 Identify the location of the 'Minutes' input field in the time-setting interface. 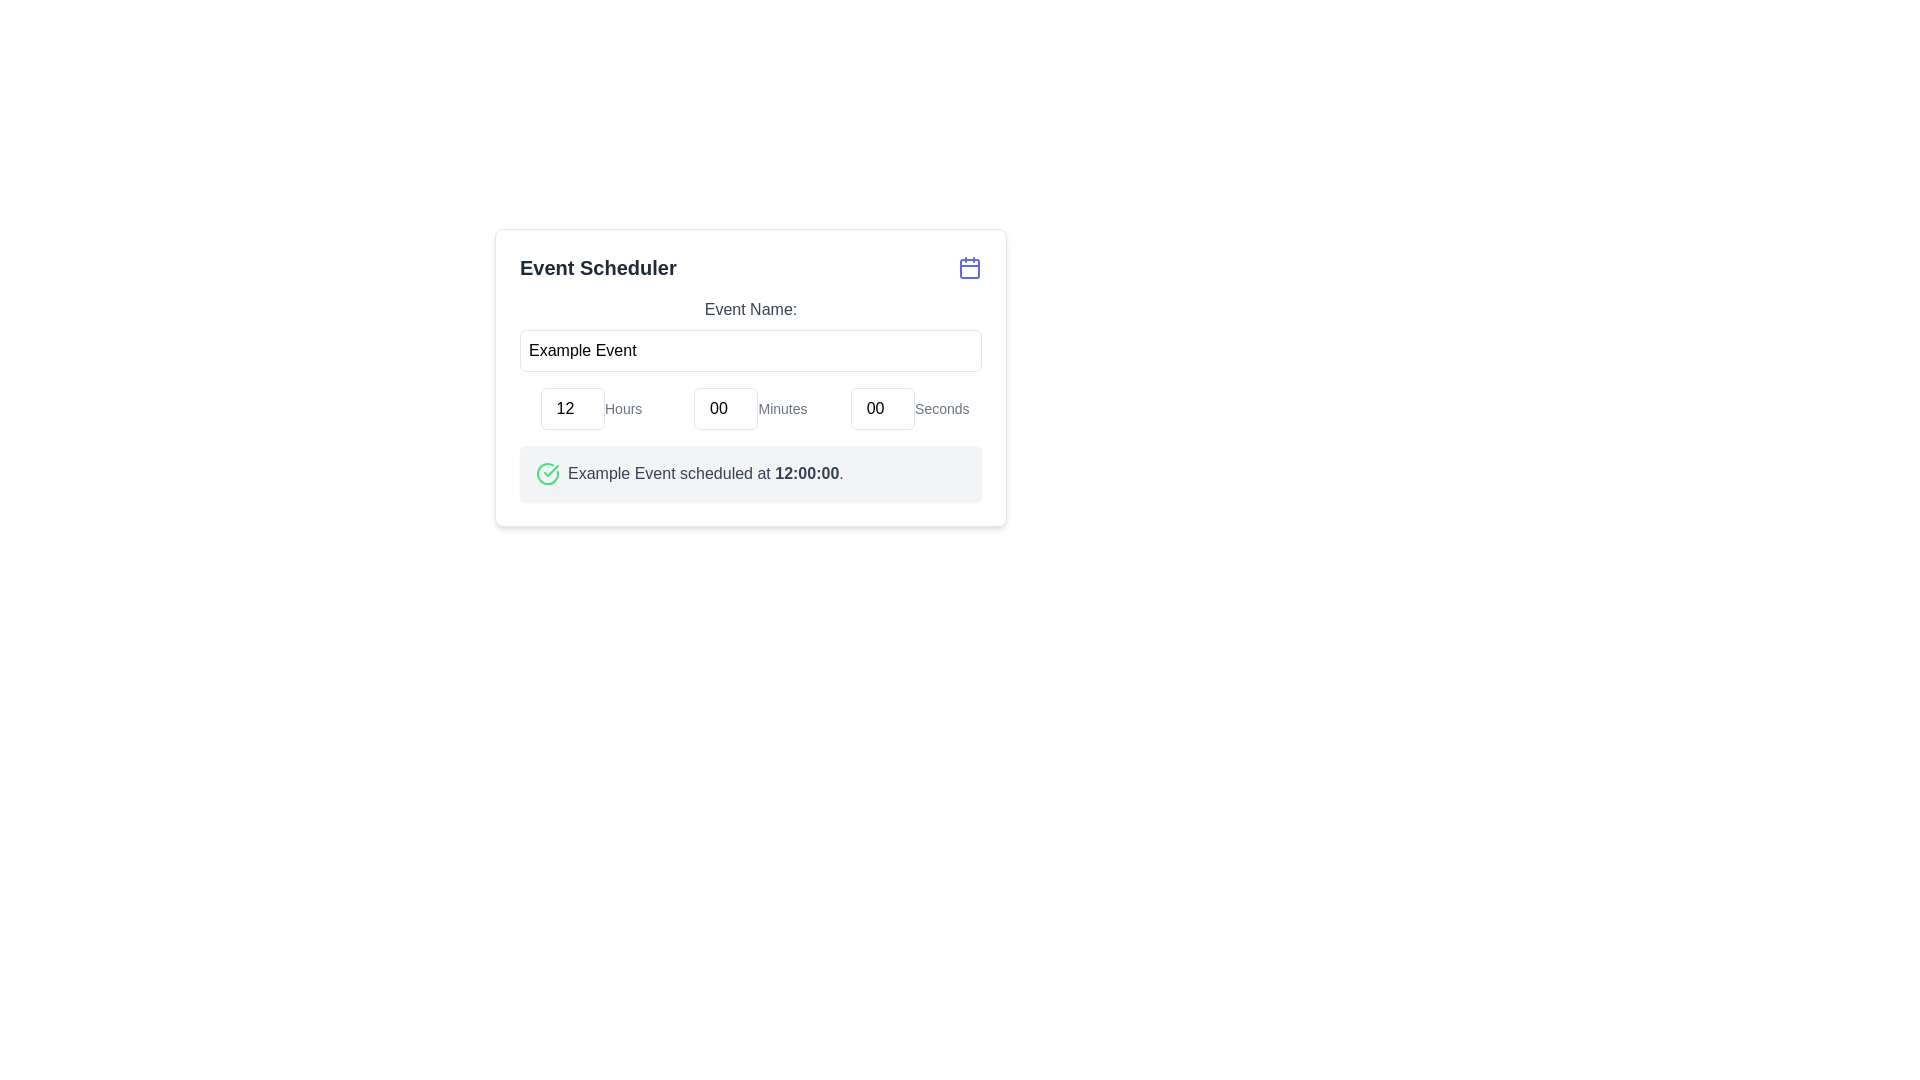
(725, 407).